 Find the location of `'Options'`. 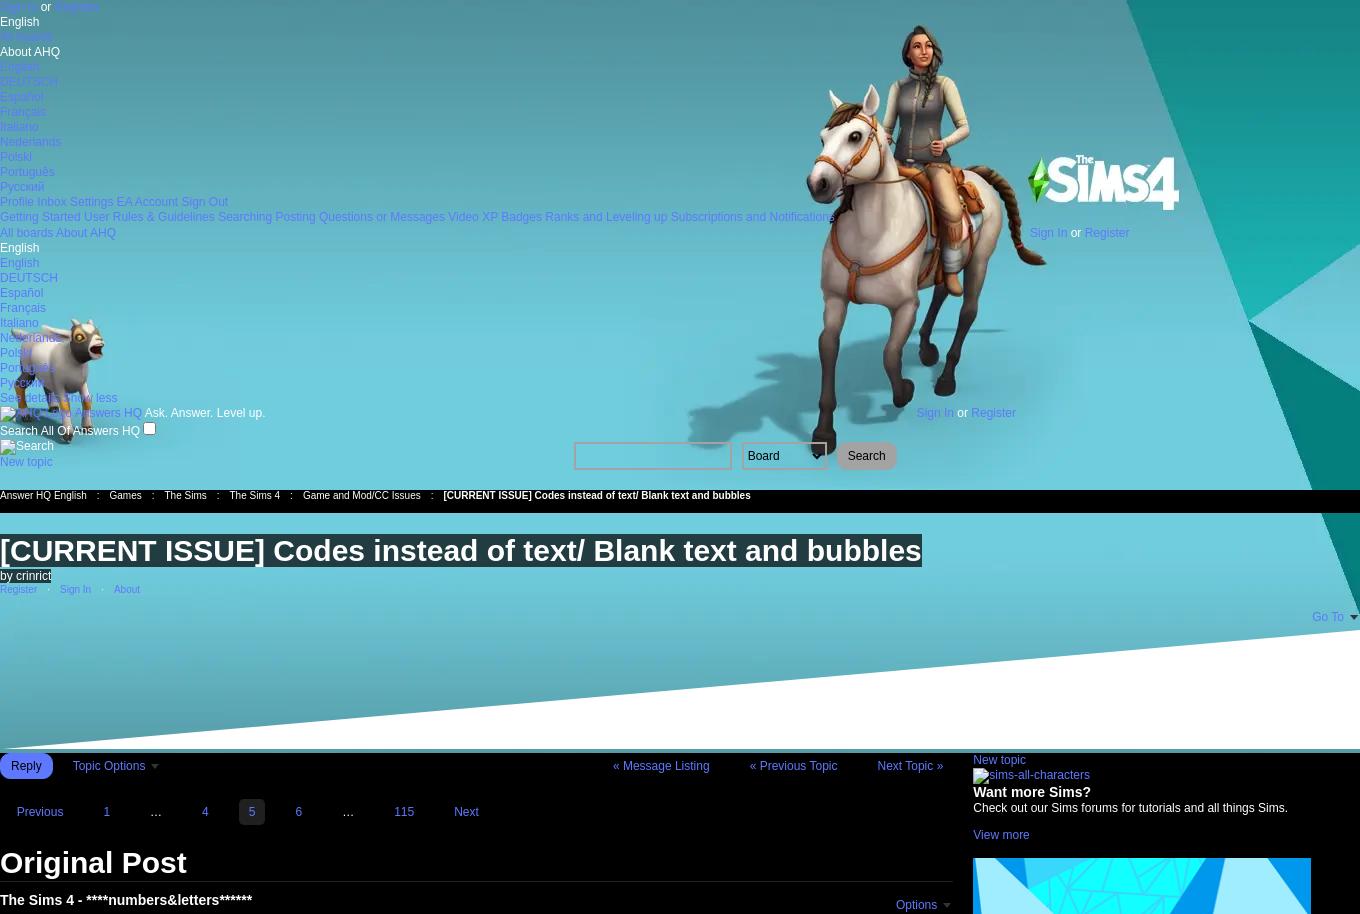

'Options' is located at coordinates (915, 904).